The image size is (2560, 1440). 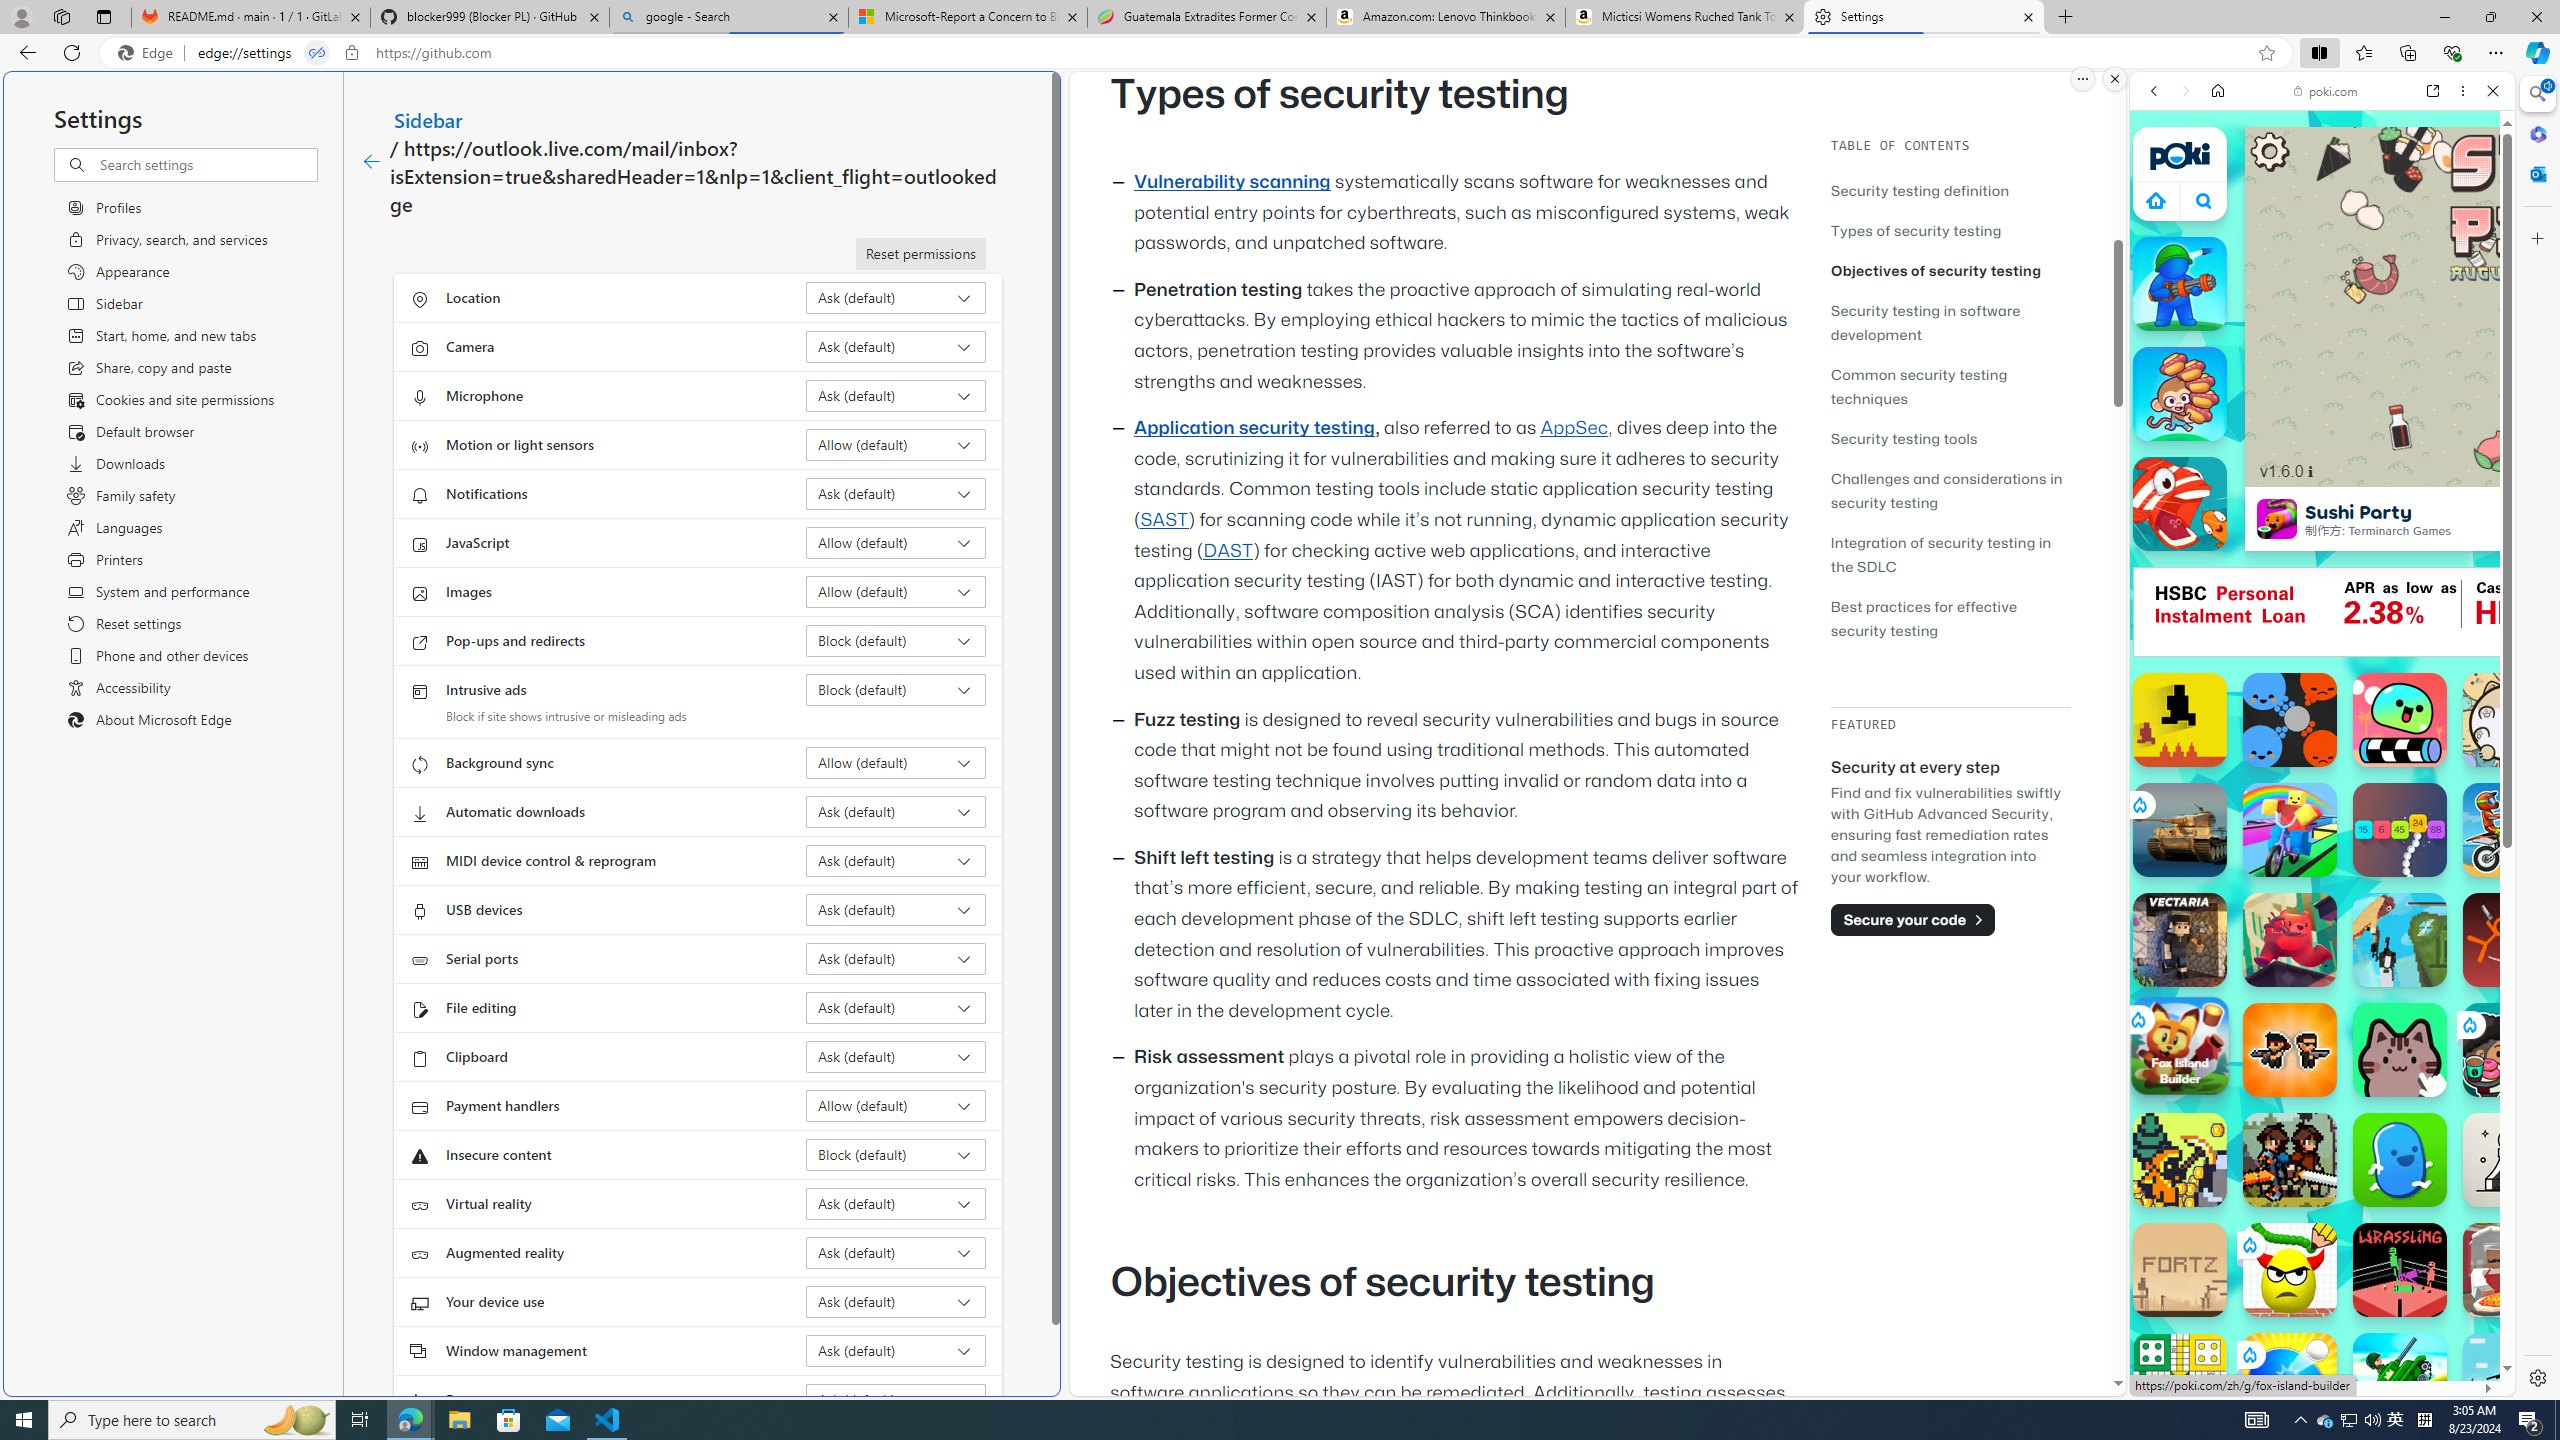 I want to click on 'Security testing definition', so click(x=1949, y=189).